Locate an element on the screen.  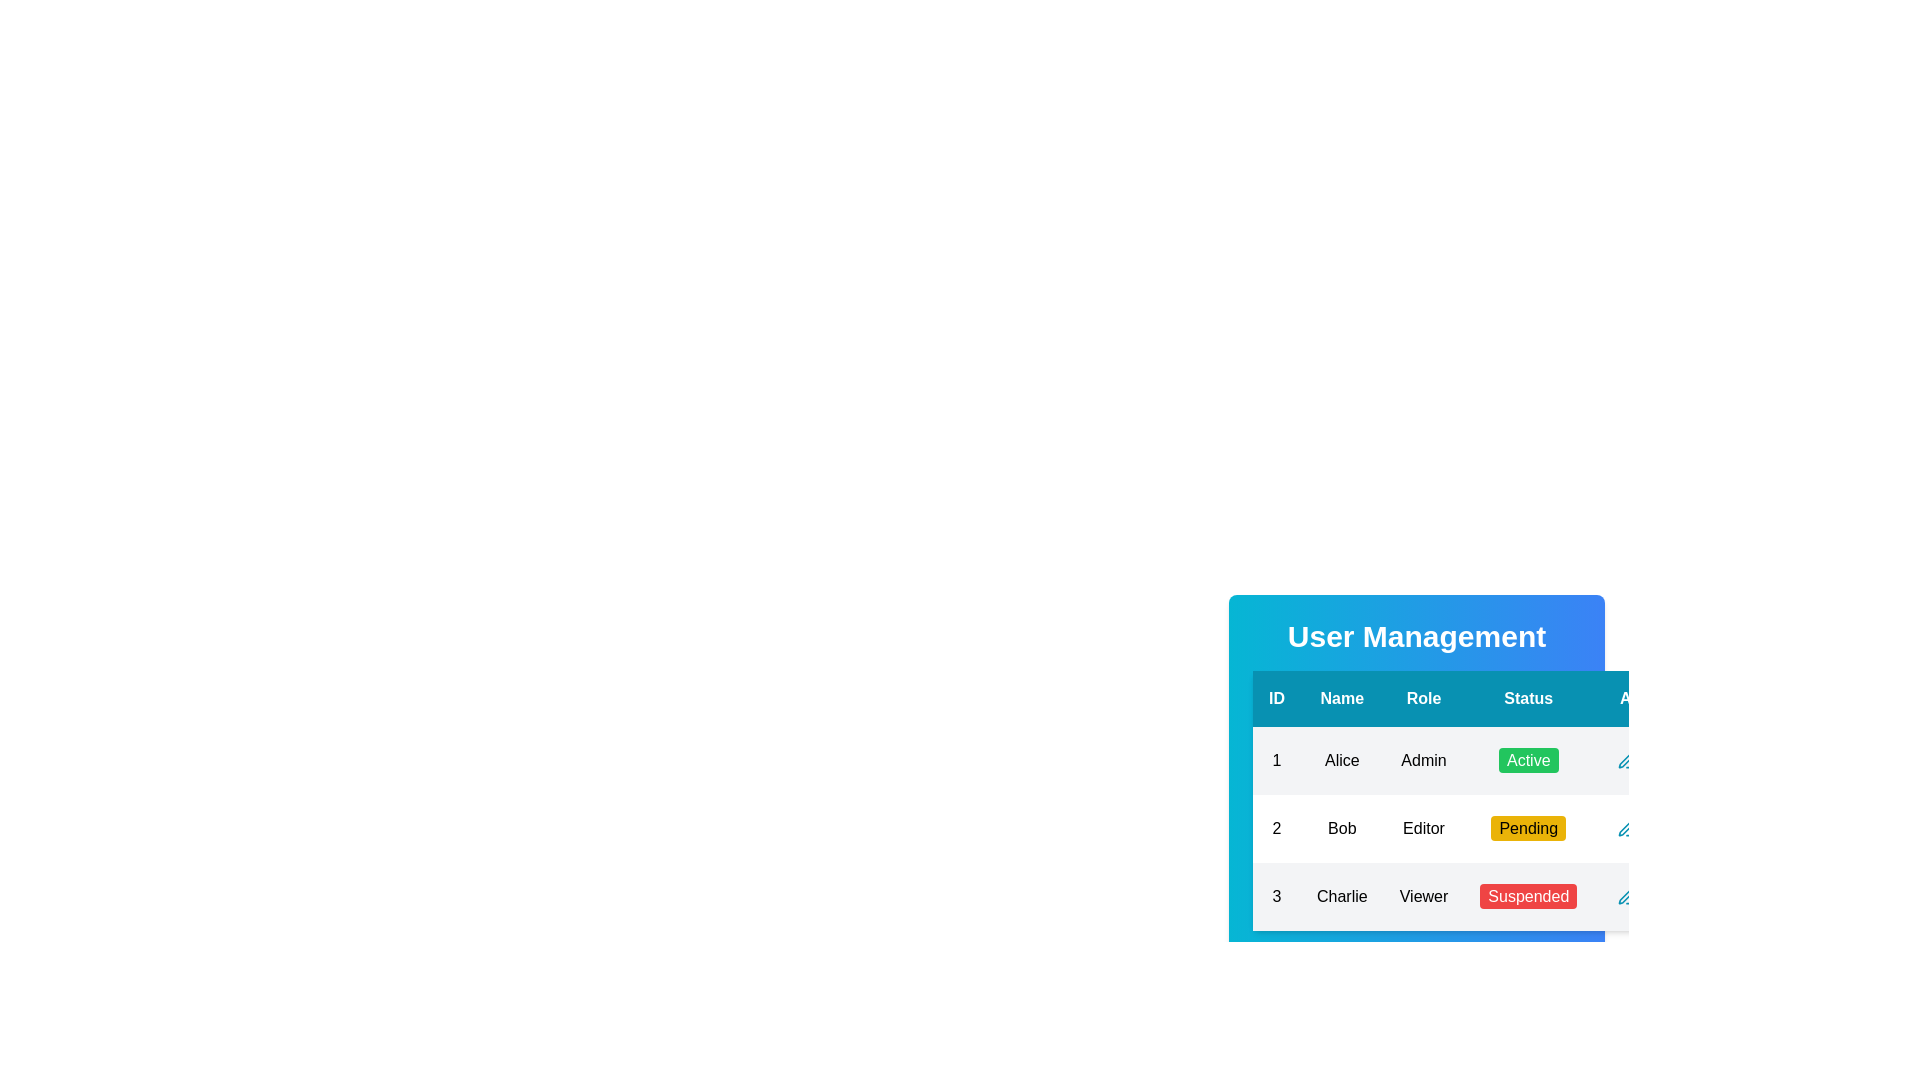
the 'Pending' button in the 'Status' column of the second row in the User Management table, which has a yellow background and black text is located at coordinates (1527, 829).